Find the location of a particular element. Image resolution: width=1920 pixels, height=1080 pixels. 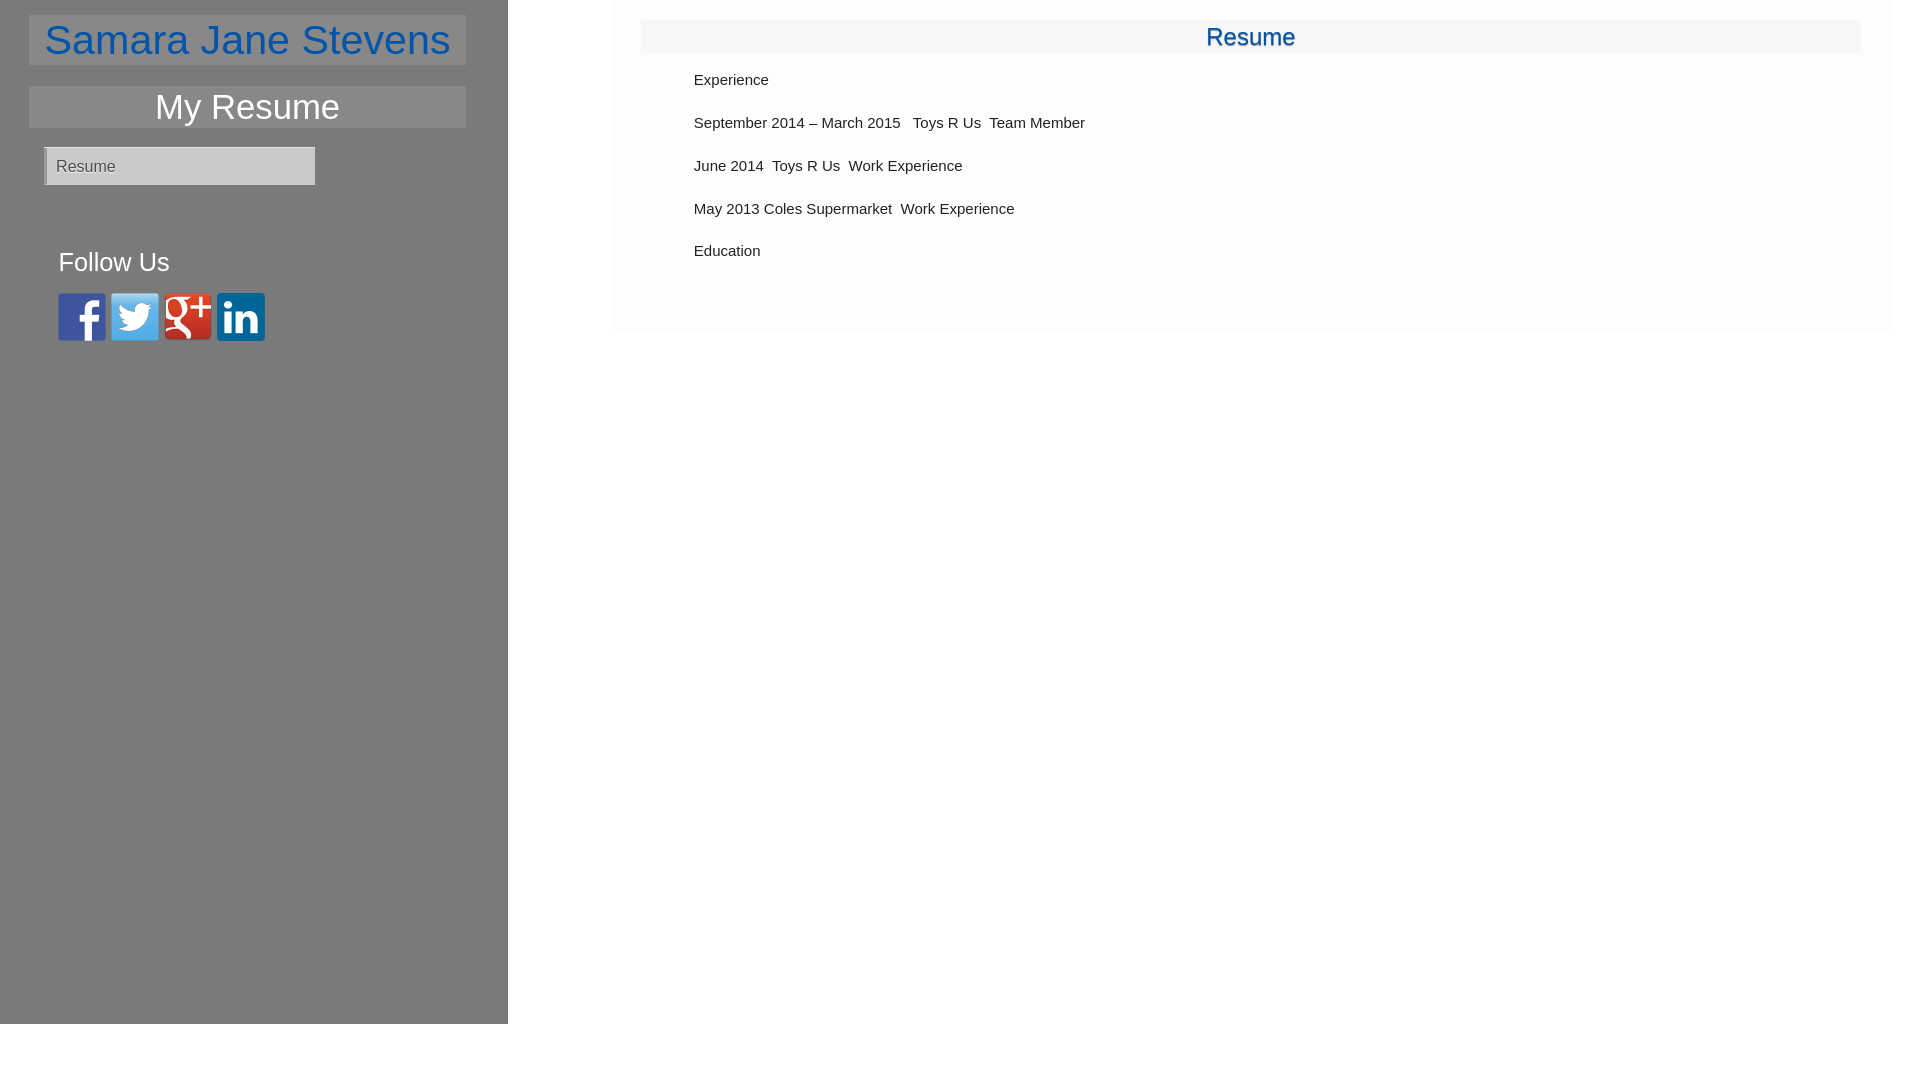

'Samara Jane Stevens' is located at coordinates (247, 39).